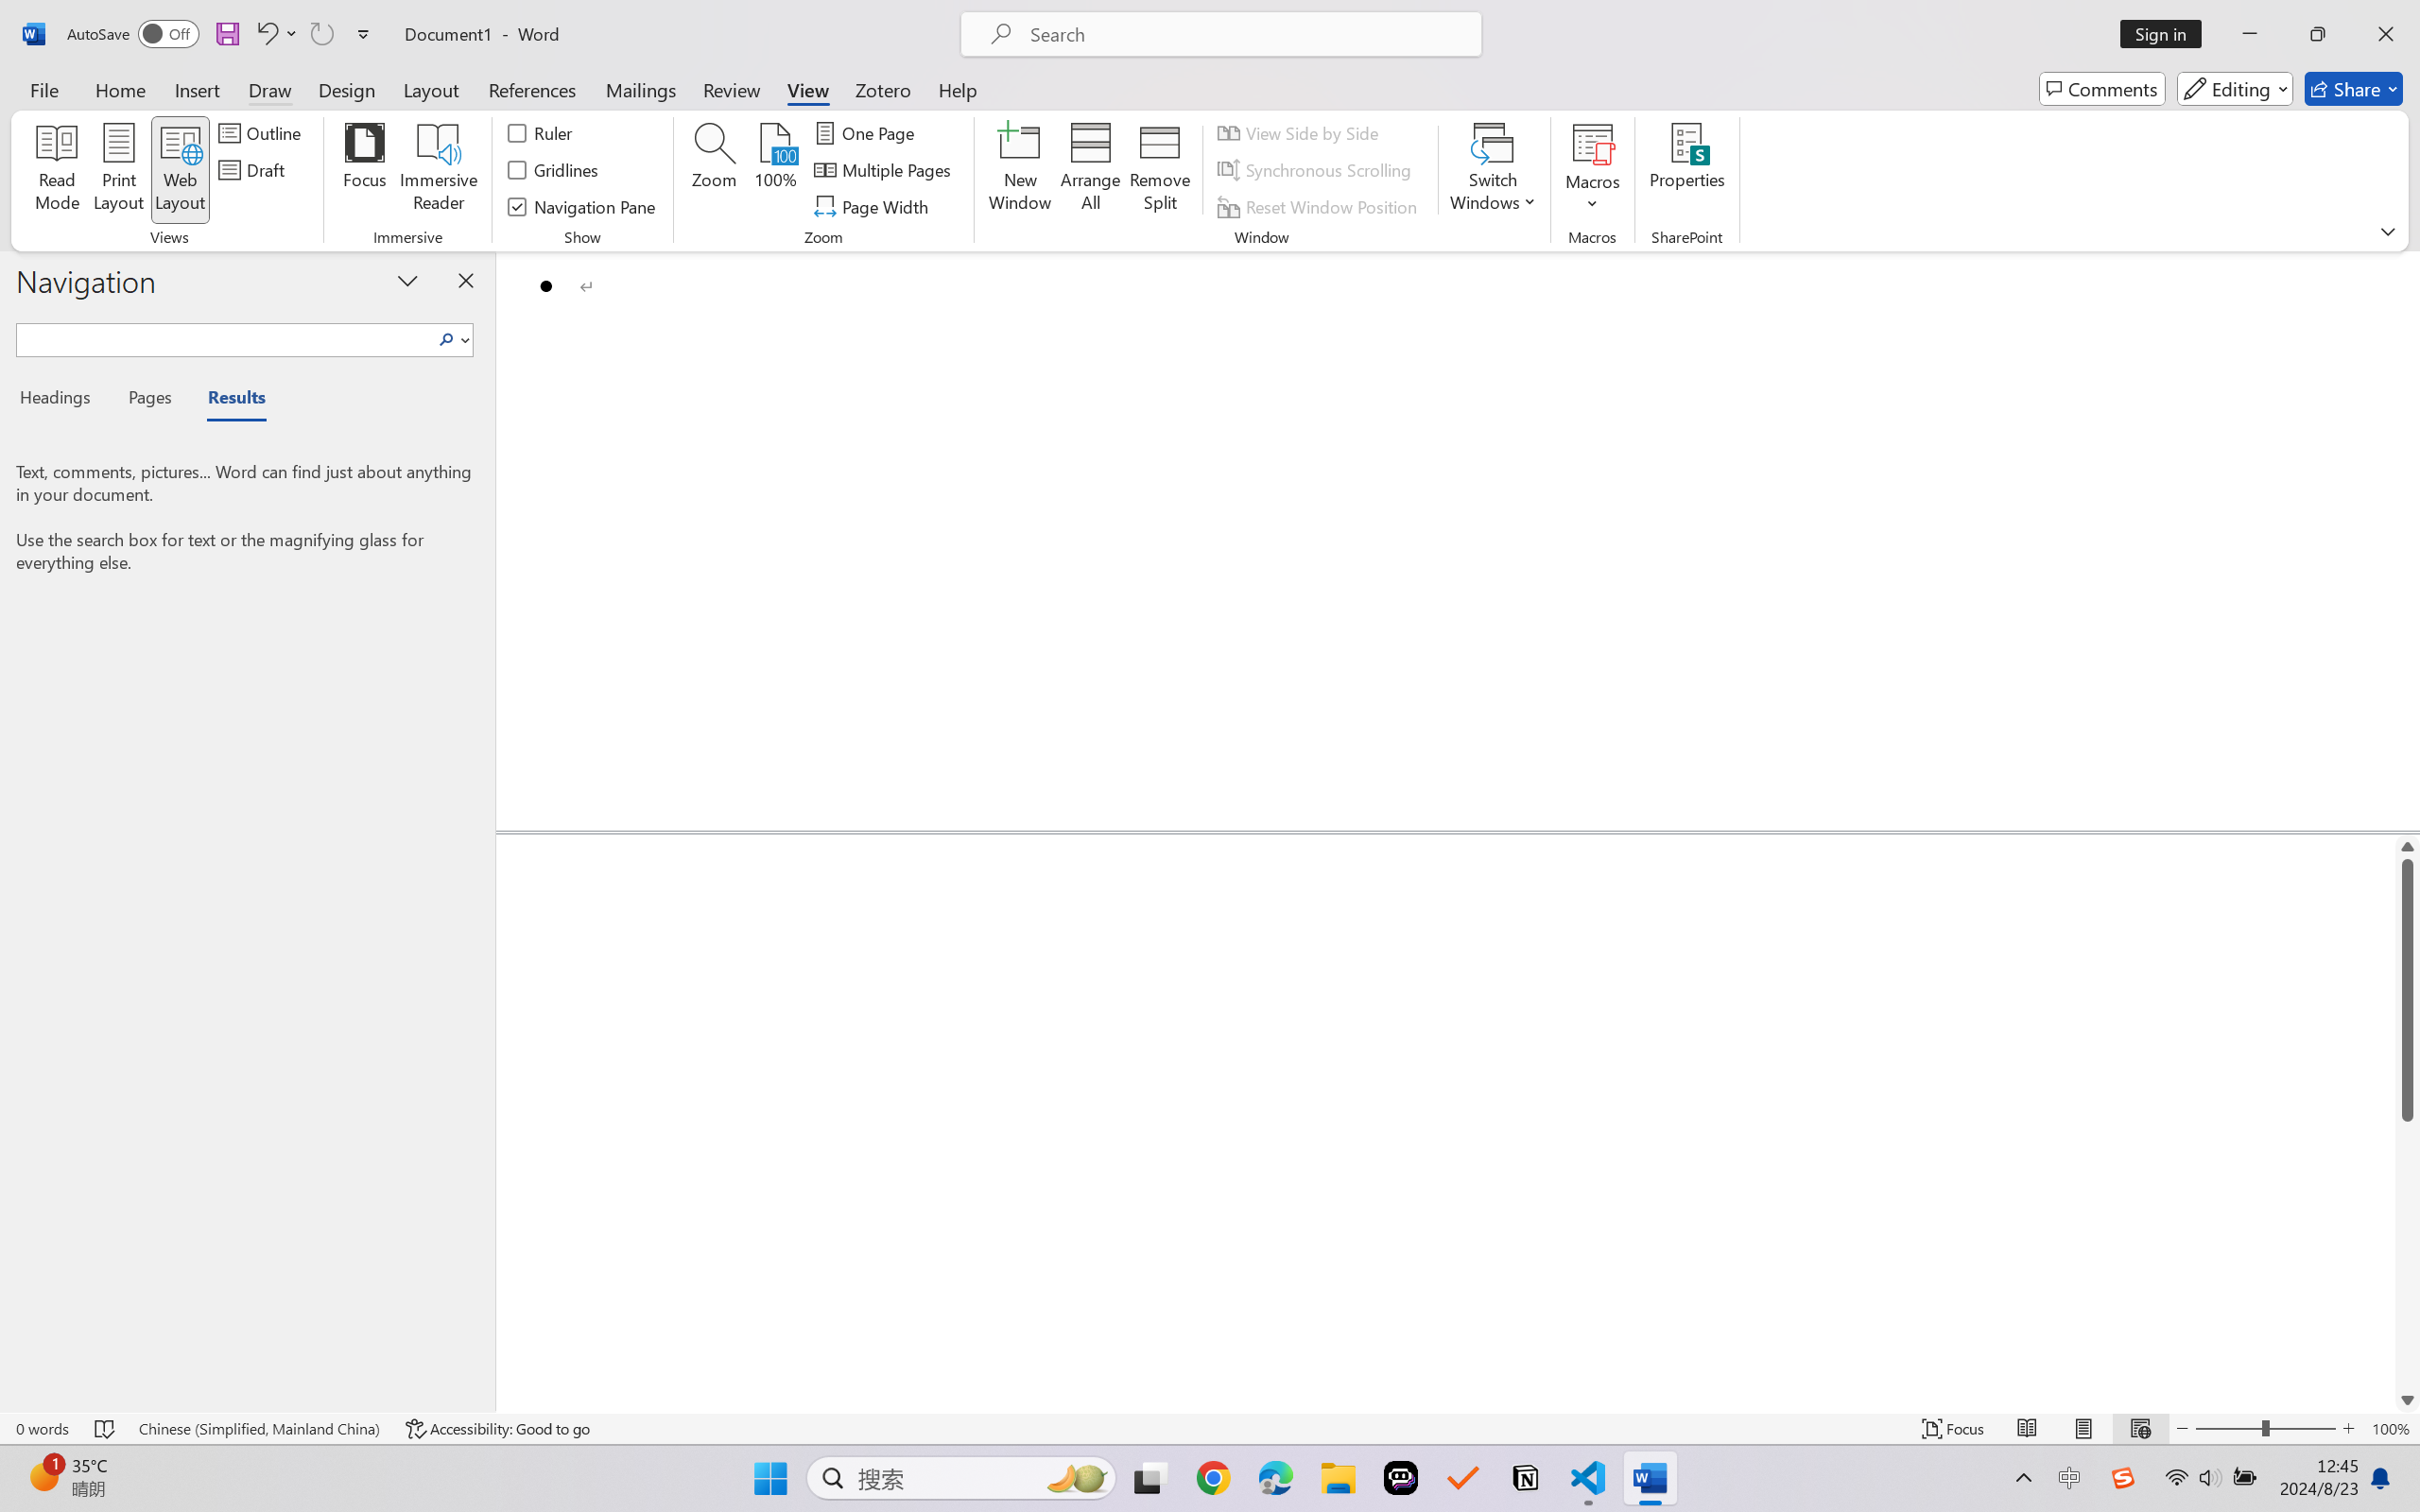 This screenshot has width=2420, height=1512. I want to click on 'Line up', so click(2407, 846).